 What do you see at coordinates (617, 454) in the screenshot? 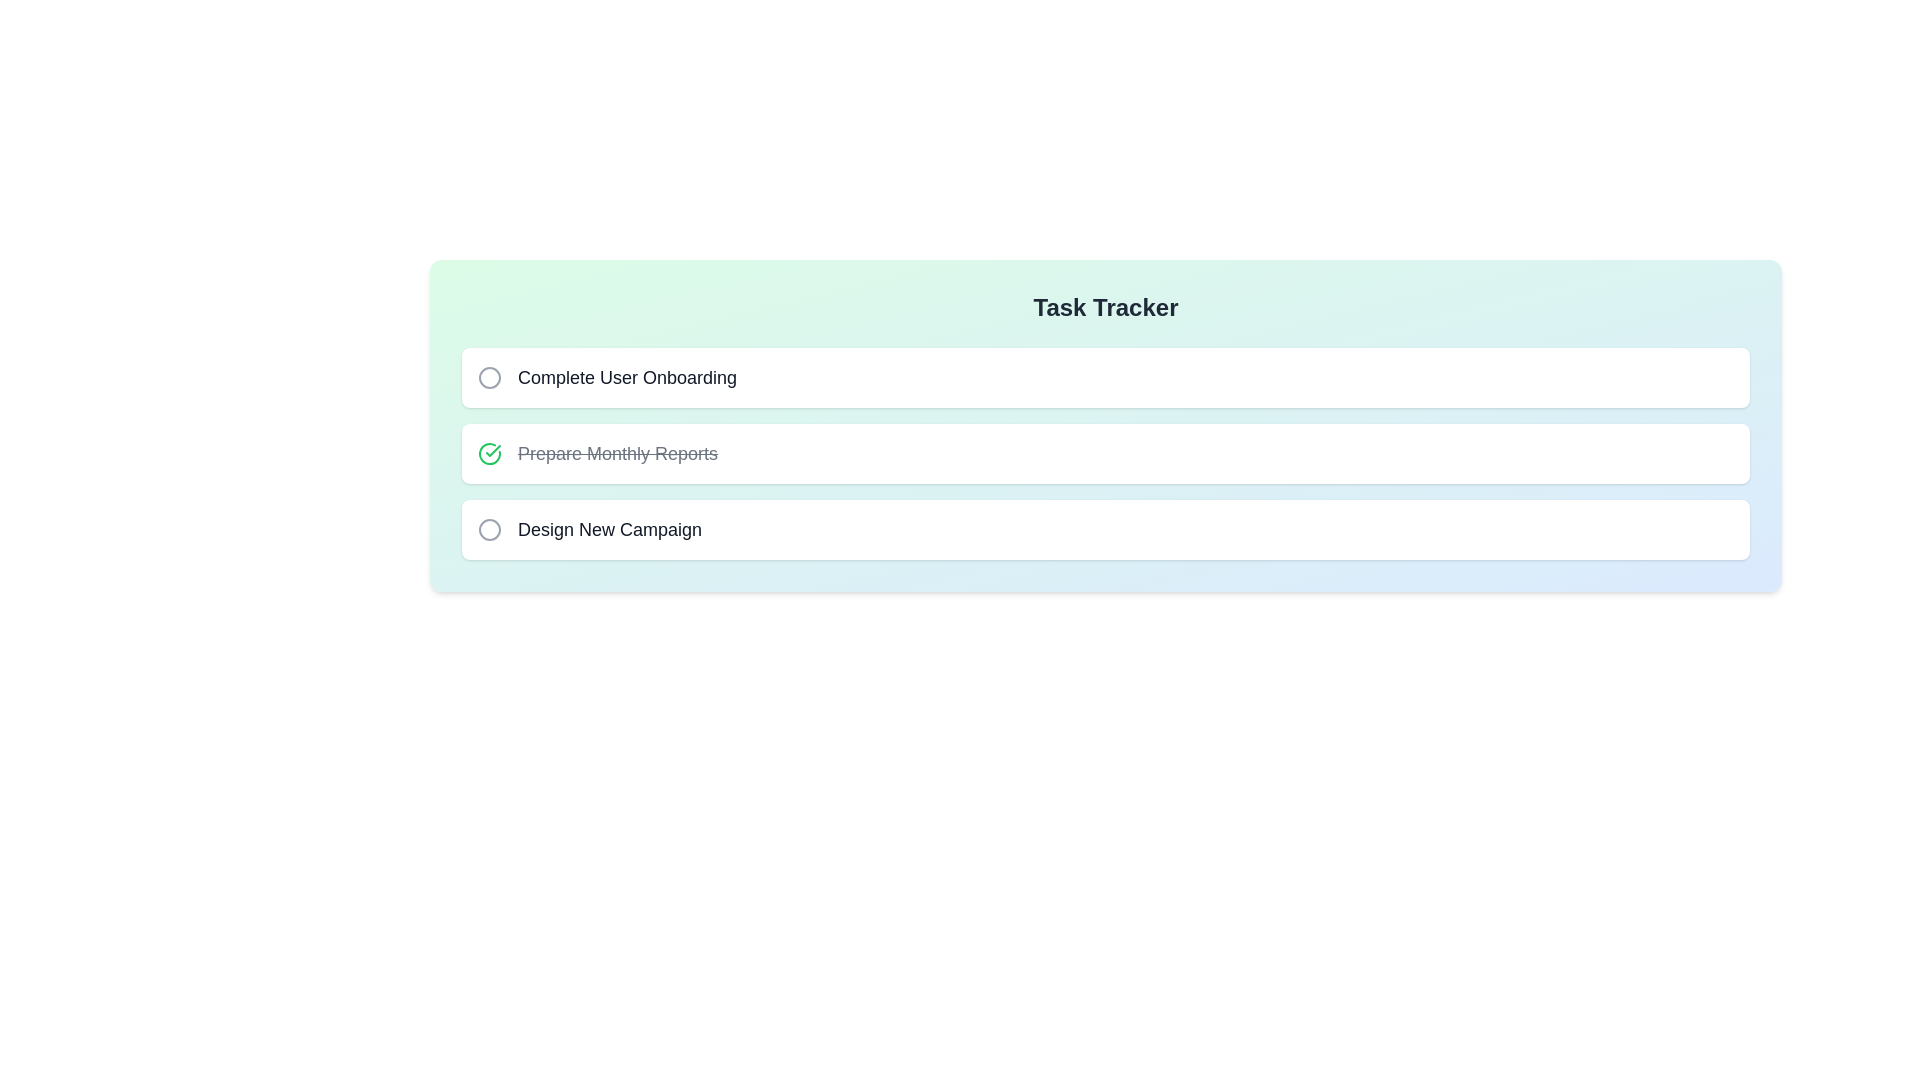
I see `the task name Prepare Monthly Reports to copy it` at bounding box center [617, 454].